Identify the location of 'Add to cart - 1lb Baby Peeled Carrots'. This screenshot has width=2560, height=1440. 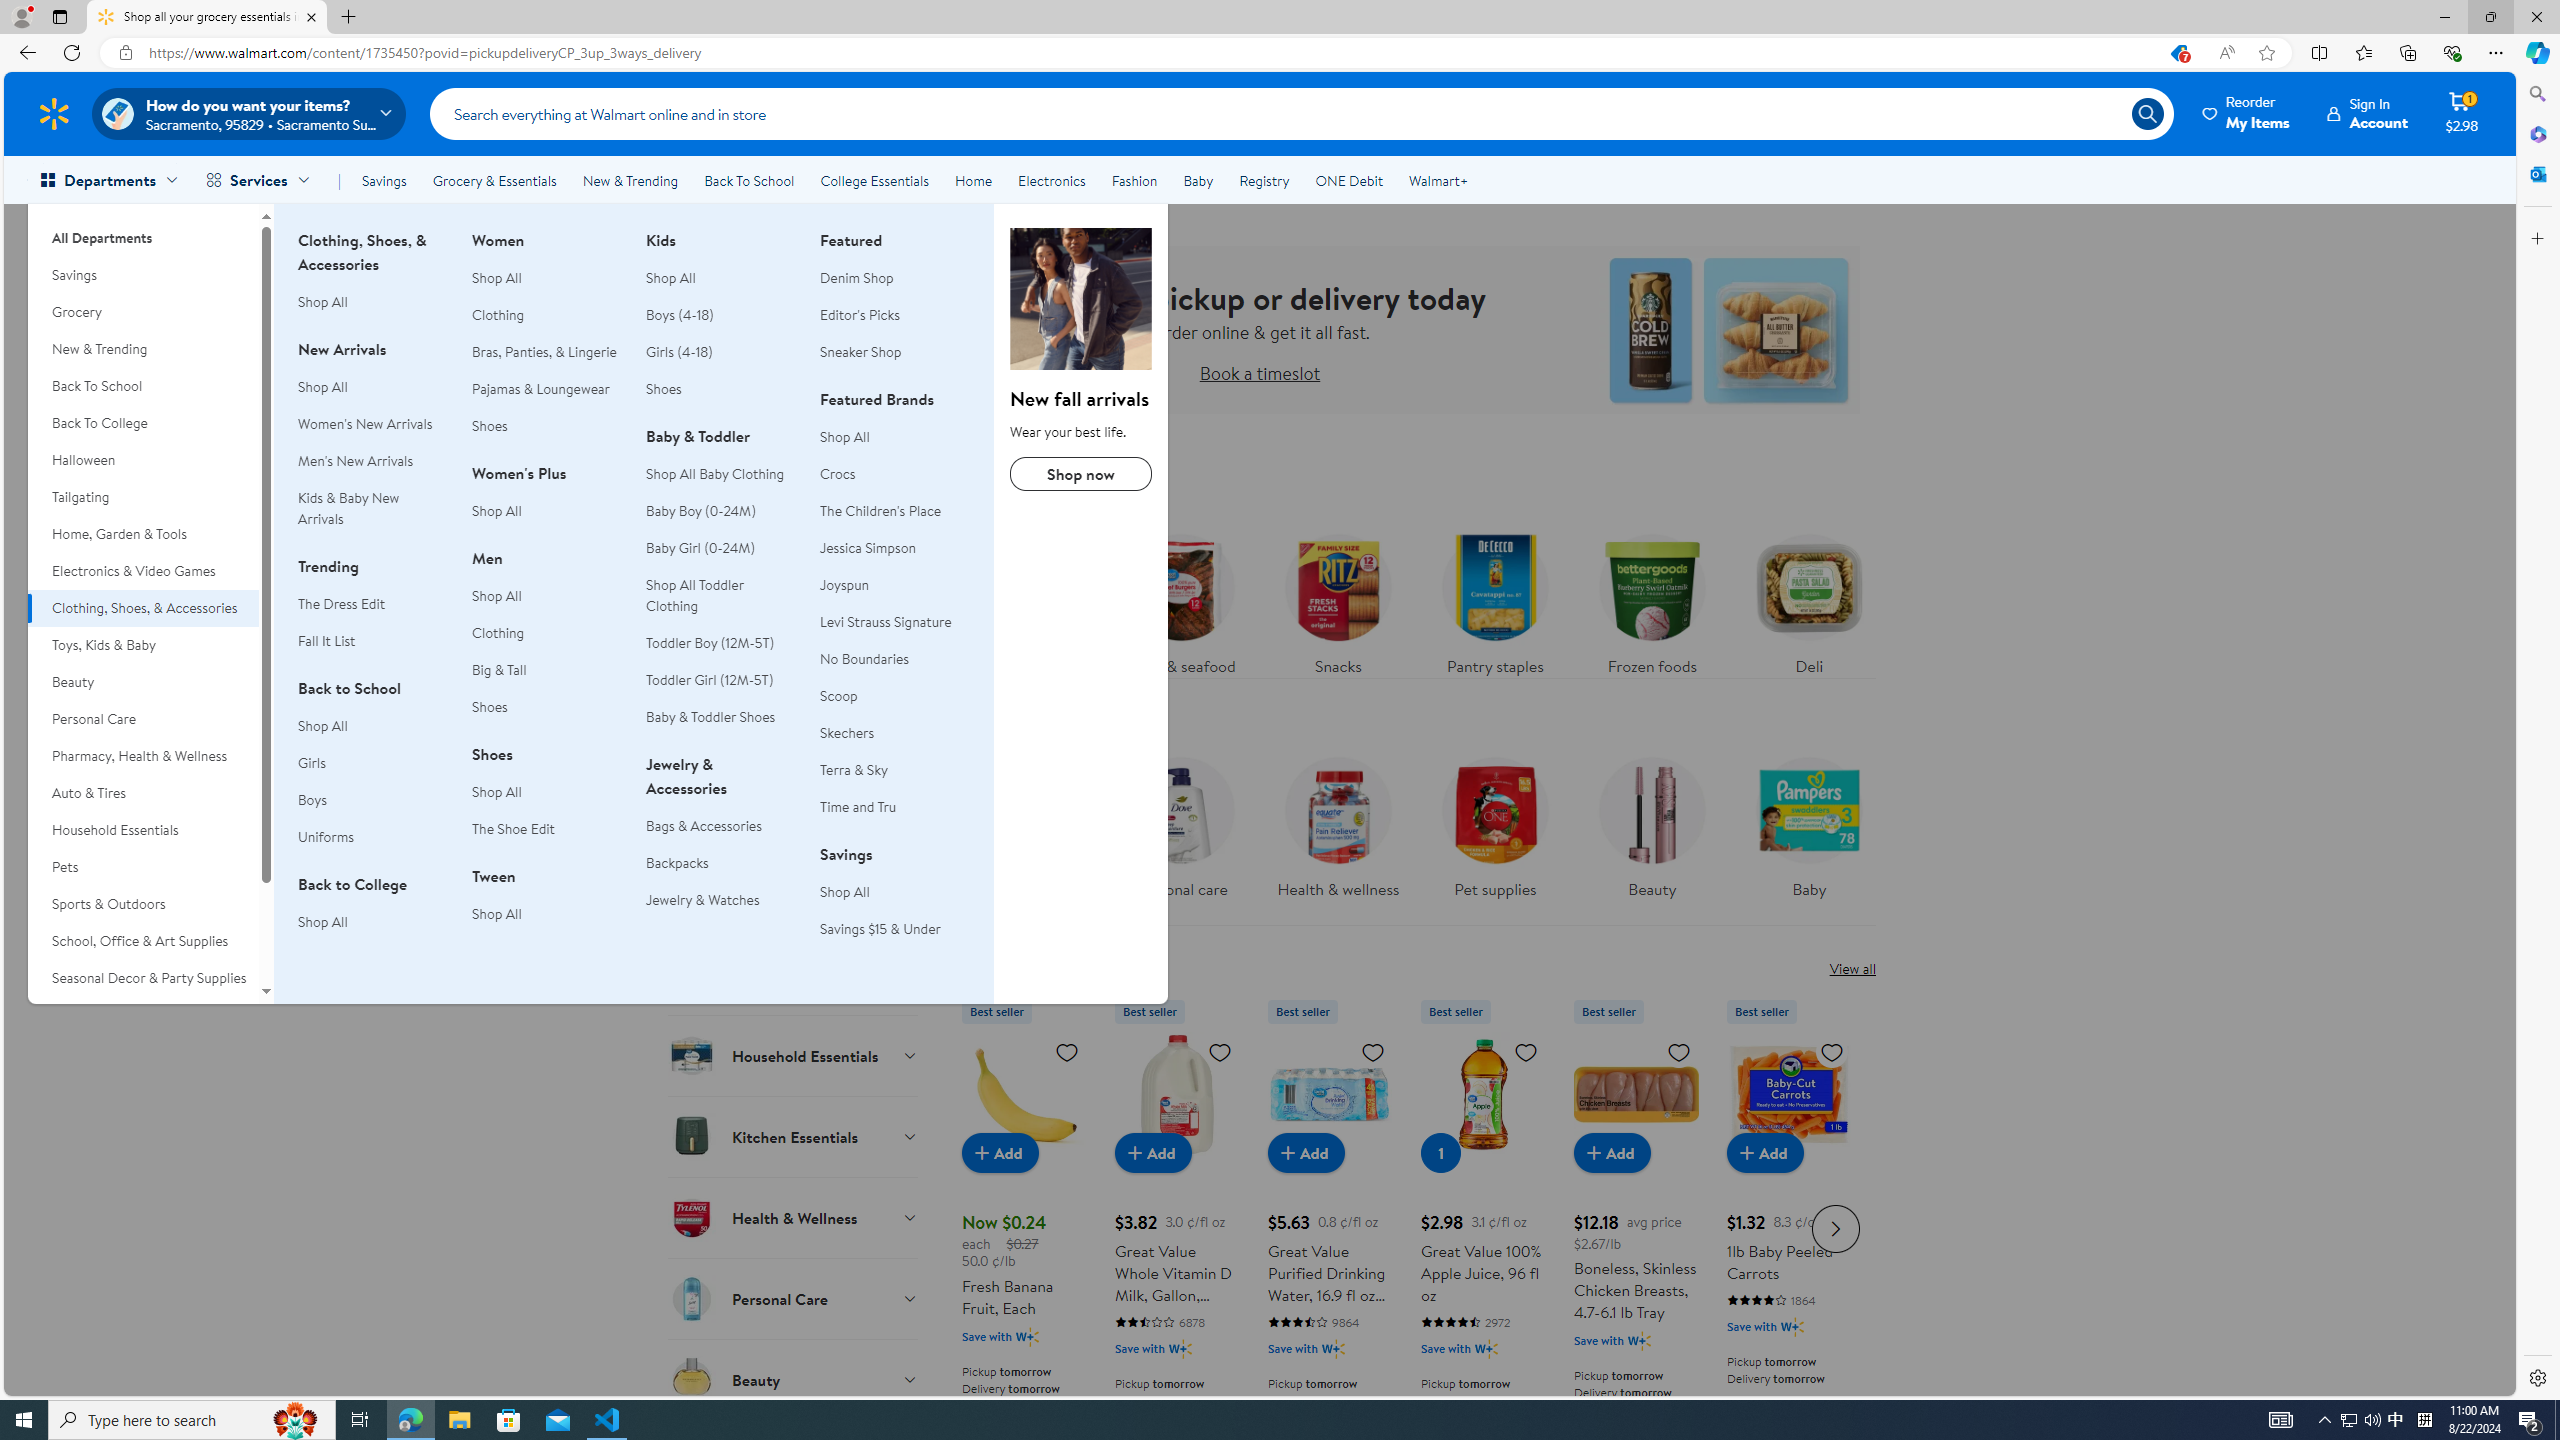
(1765, 1152).